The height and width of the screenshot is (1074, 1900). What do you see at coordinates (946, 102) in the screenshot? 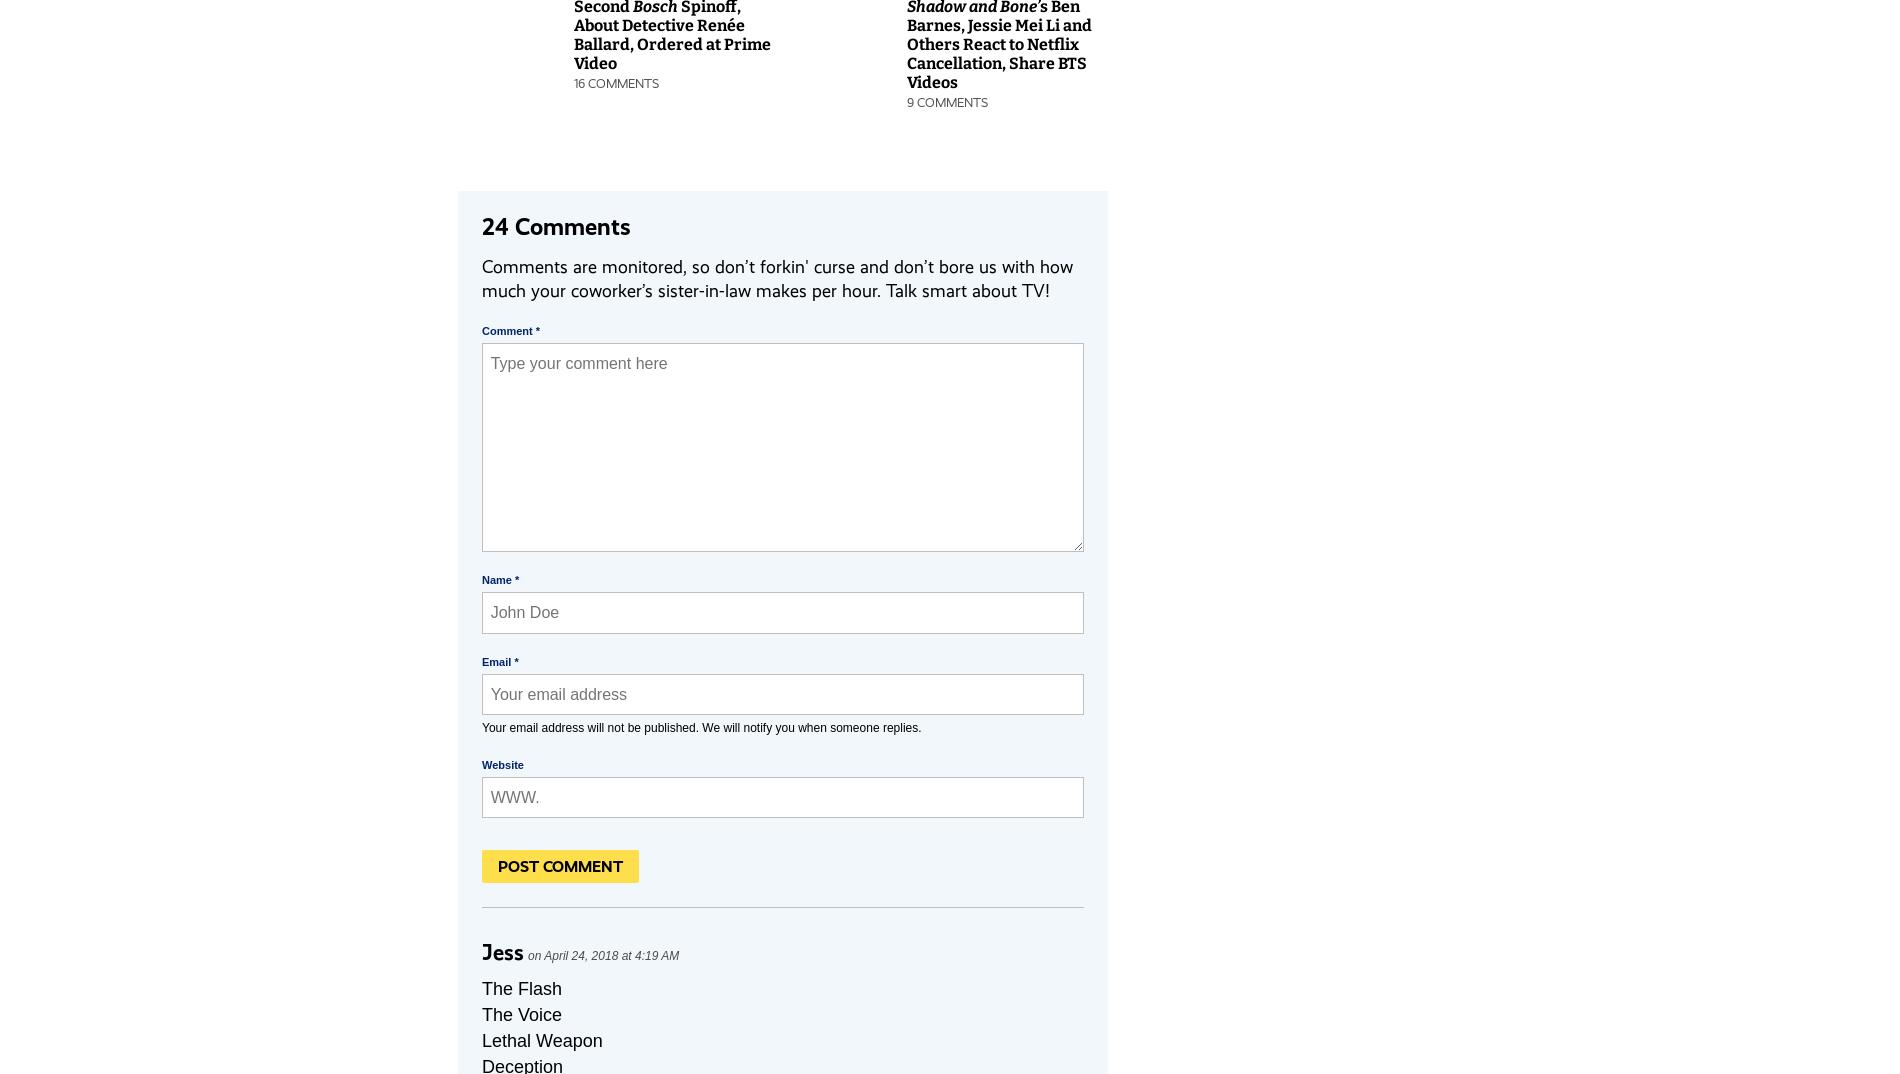
I see `'9 Comments'` at bounding box center [946, 102].